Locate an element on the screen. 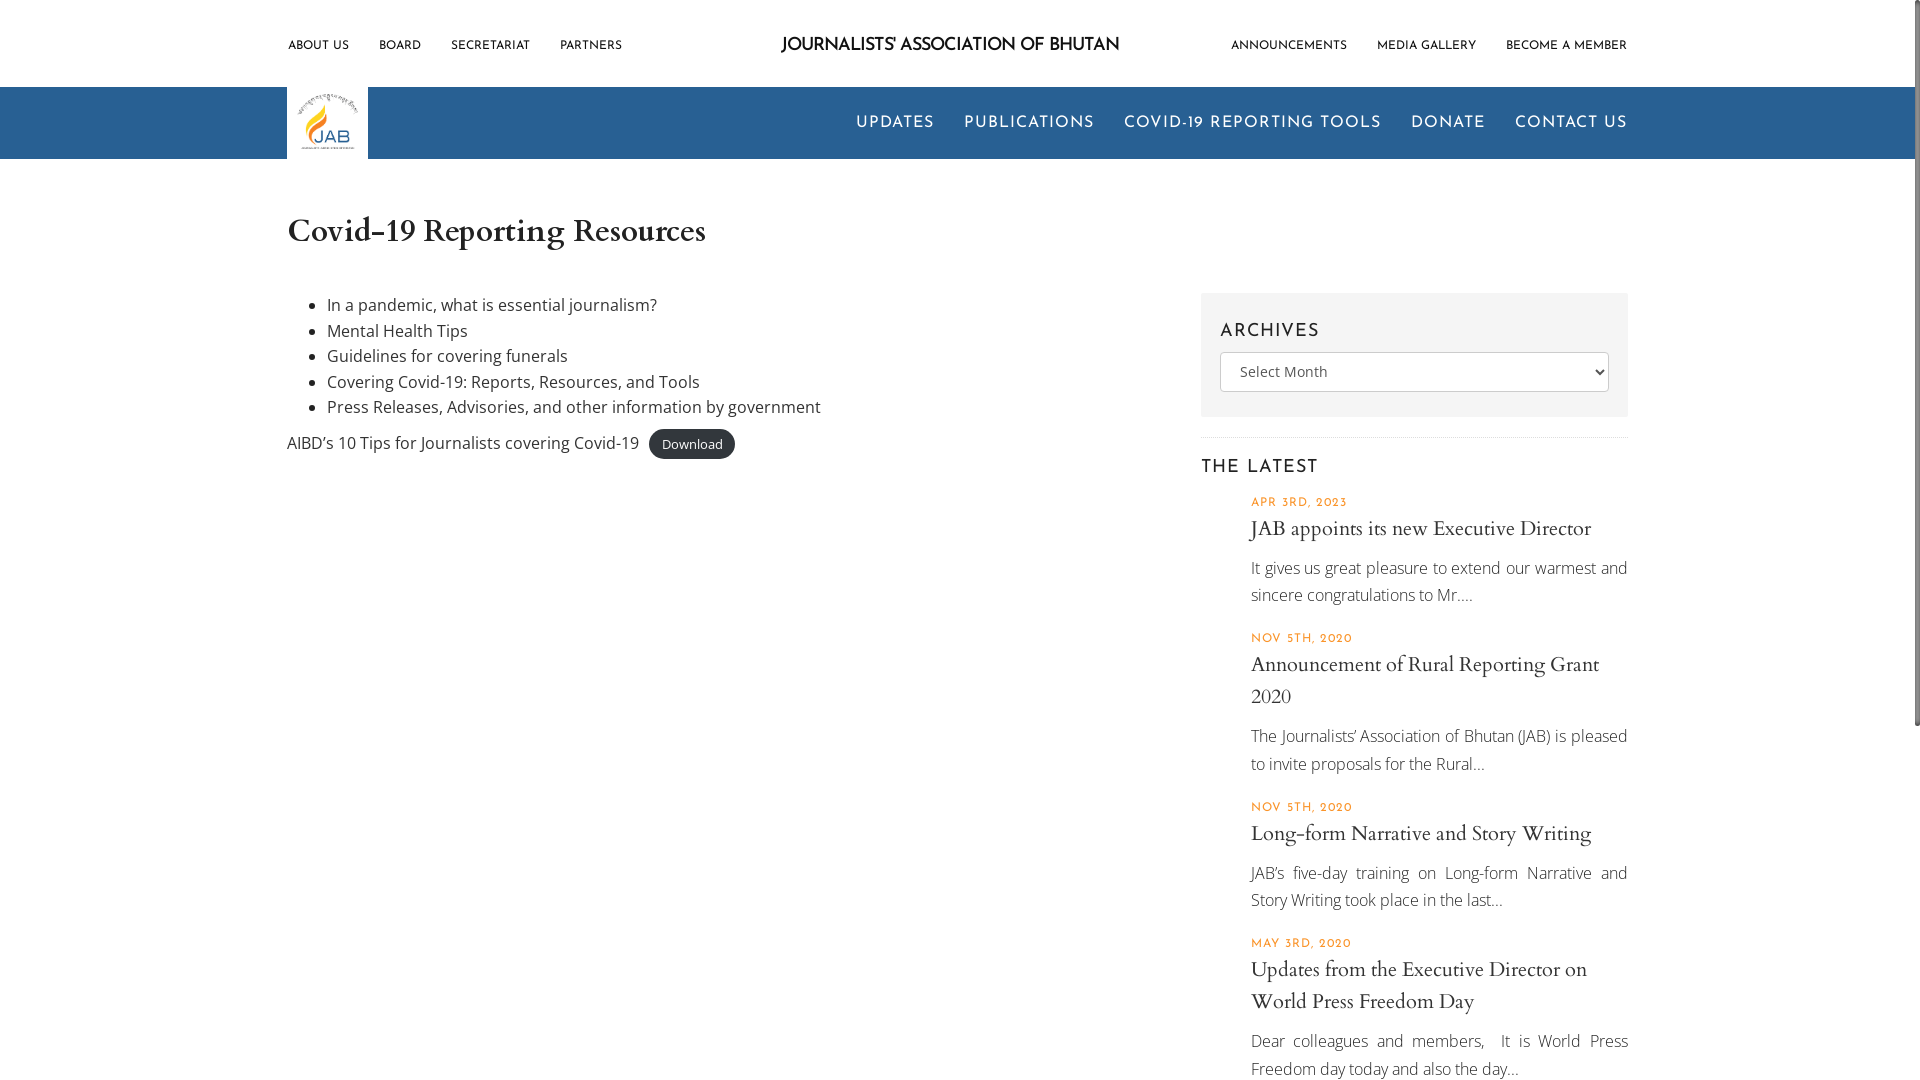 The height and width of the screenshot is (1080, 1920). 'Download' is located at coordinates (692, 443).